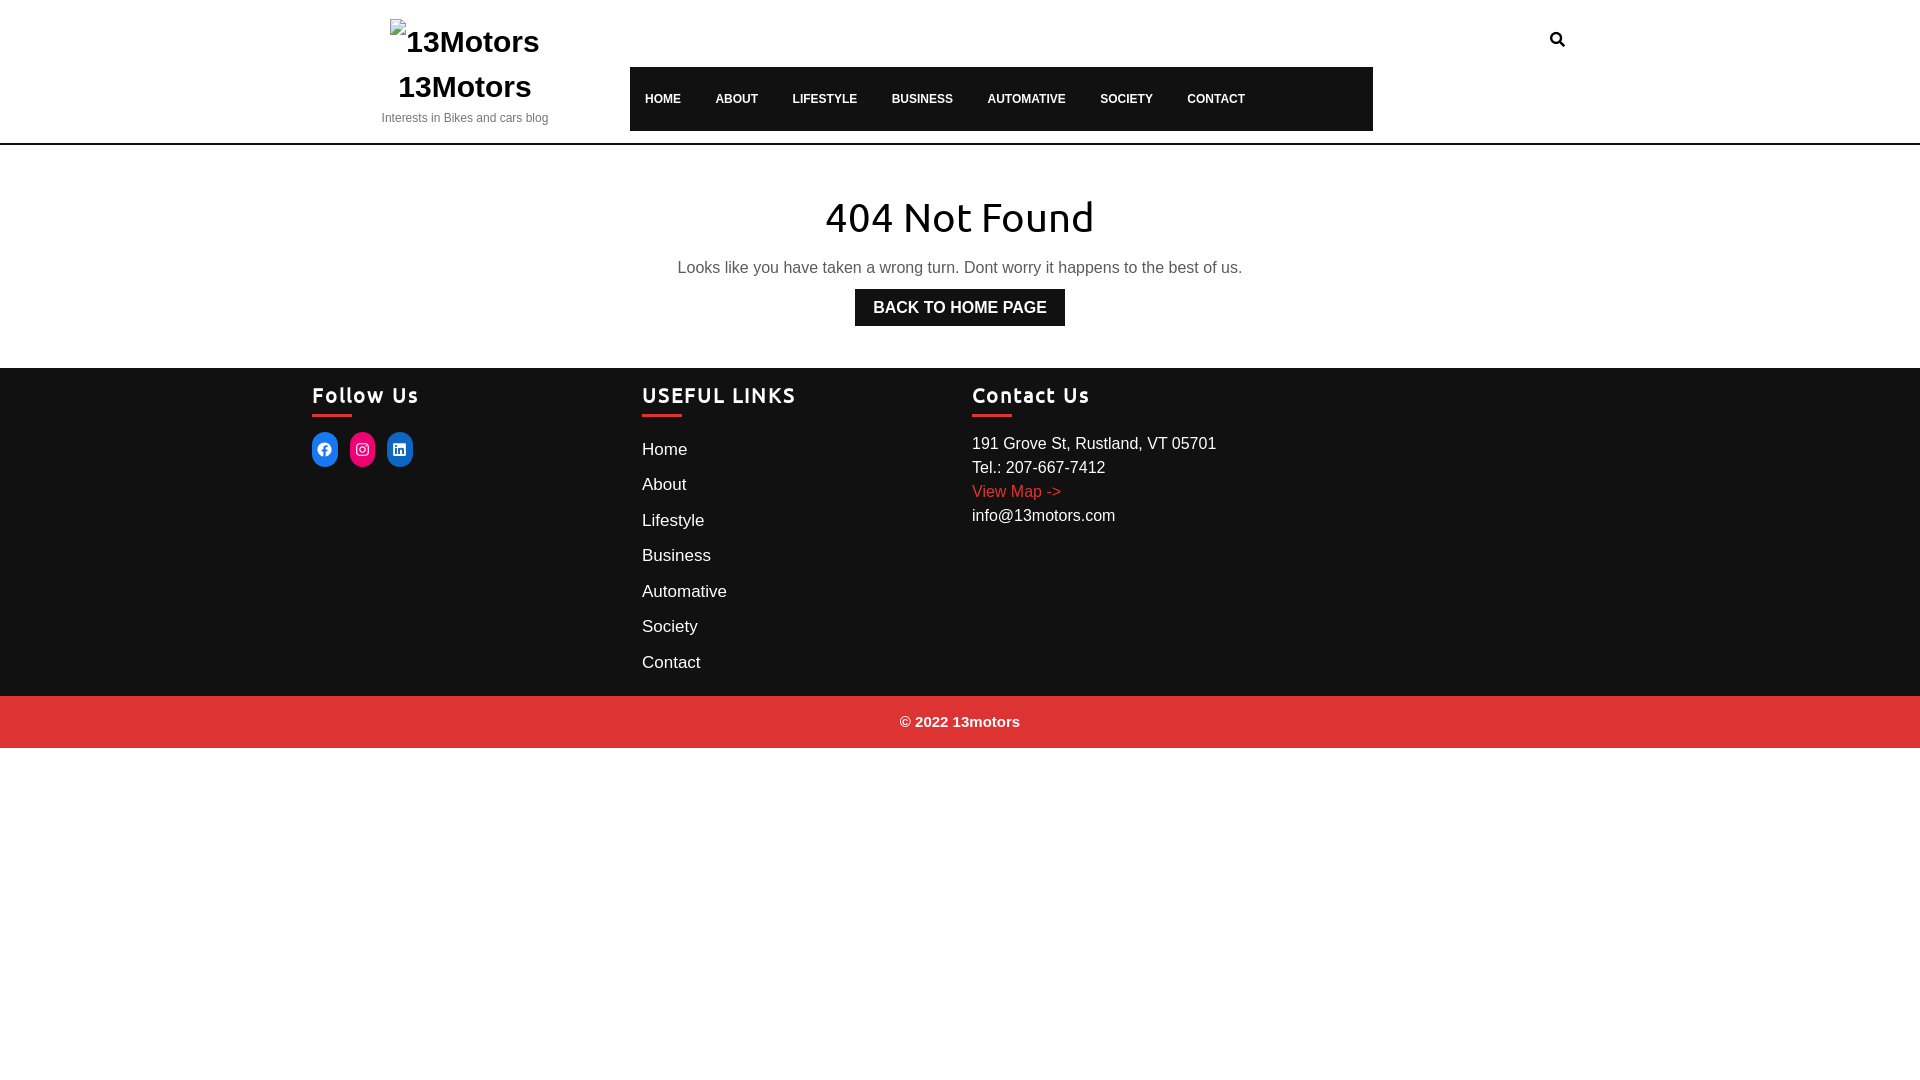 The width and height of the screenshot is (1920, 1080). What do you see at coordinates (854, 307) in the screenshot?
I see `'BACK TO HOME PAGE'` at bounding box center [854, 307].